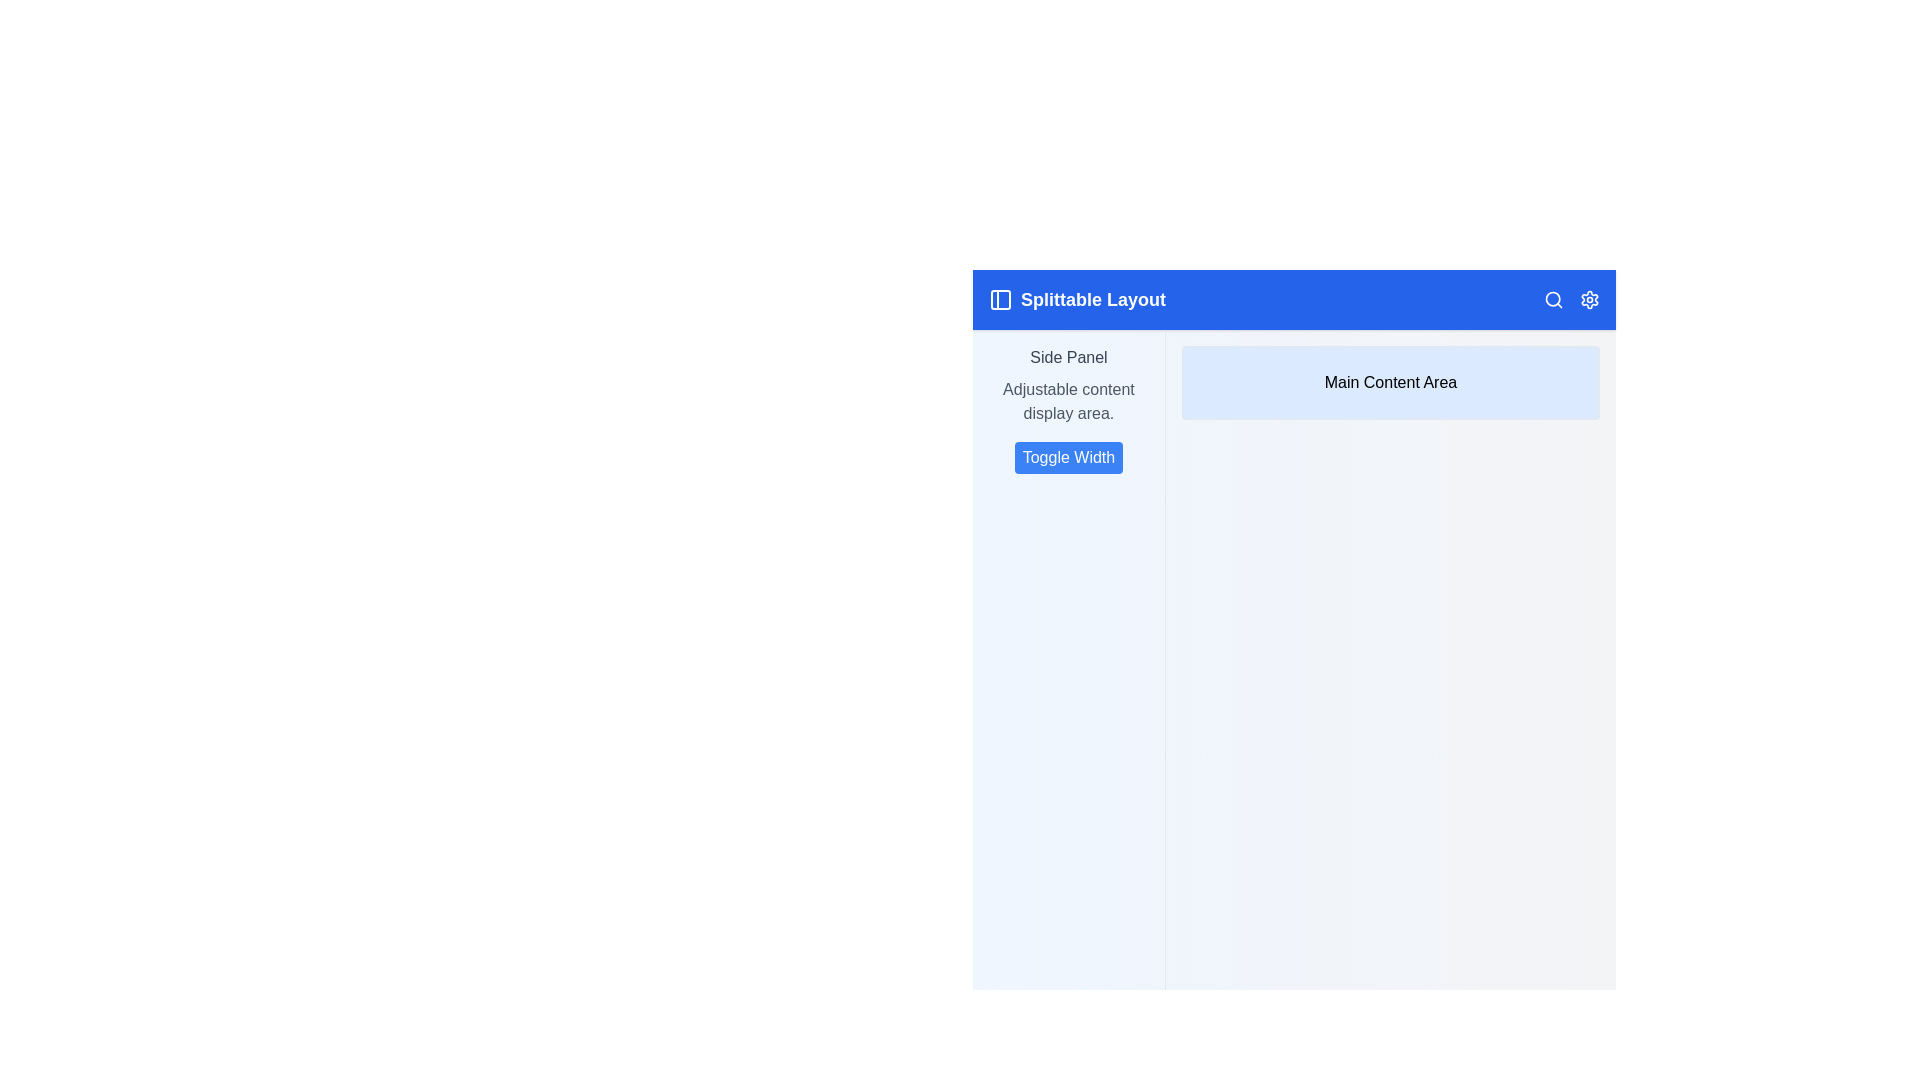 The image size is (1920, 1080). Describe the element at coordinates (1092, 300) in the screenshot. I see `text displayed in bold, large font titled 'Splittable Layout', located in the top horizontal blue bar, centered towards the left side, next to a graphical icon` at that location.